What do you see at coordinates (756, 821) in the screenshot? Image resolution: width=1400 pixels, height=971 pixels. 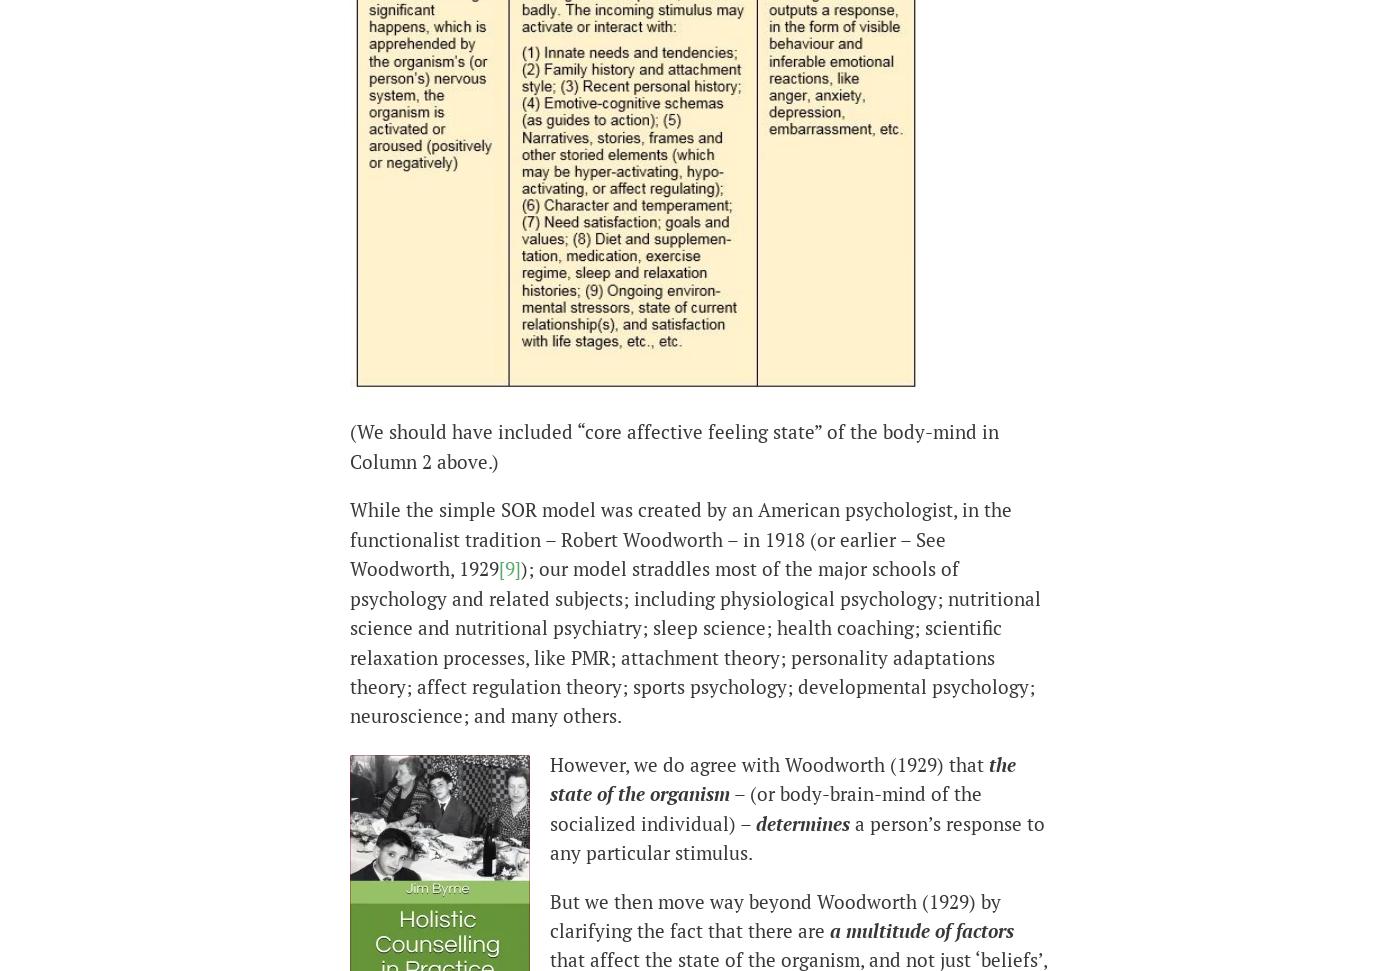 I see `'determines'` at bounding box center [756, 821].